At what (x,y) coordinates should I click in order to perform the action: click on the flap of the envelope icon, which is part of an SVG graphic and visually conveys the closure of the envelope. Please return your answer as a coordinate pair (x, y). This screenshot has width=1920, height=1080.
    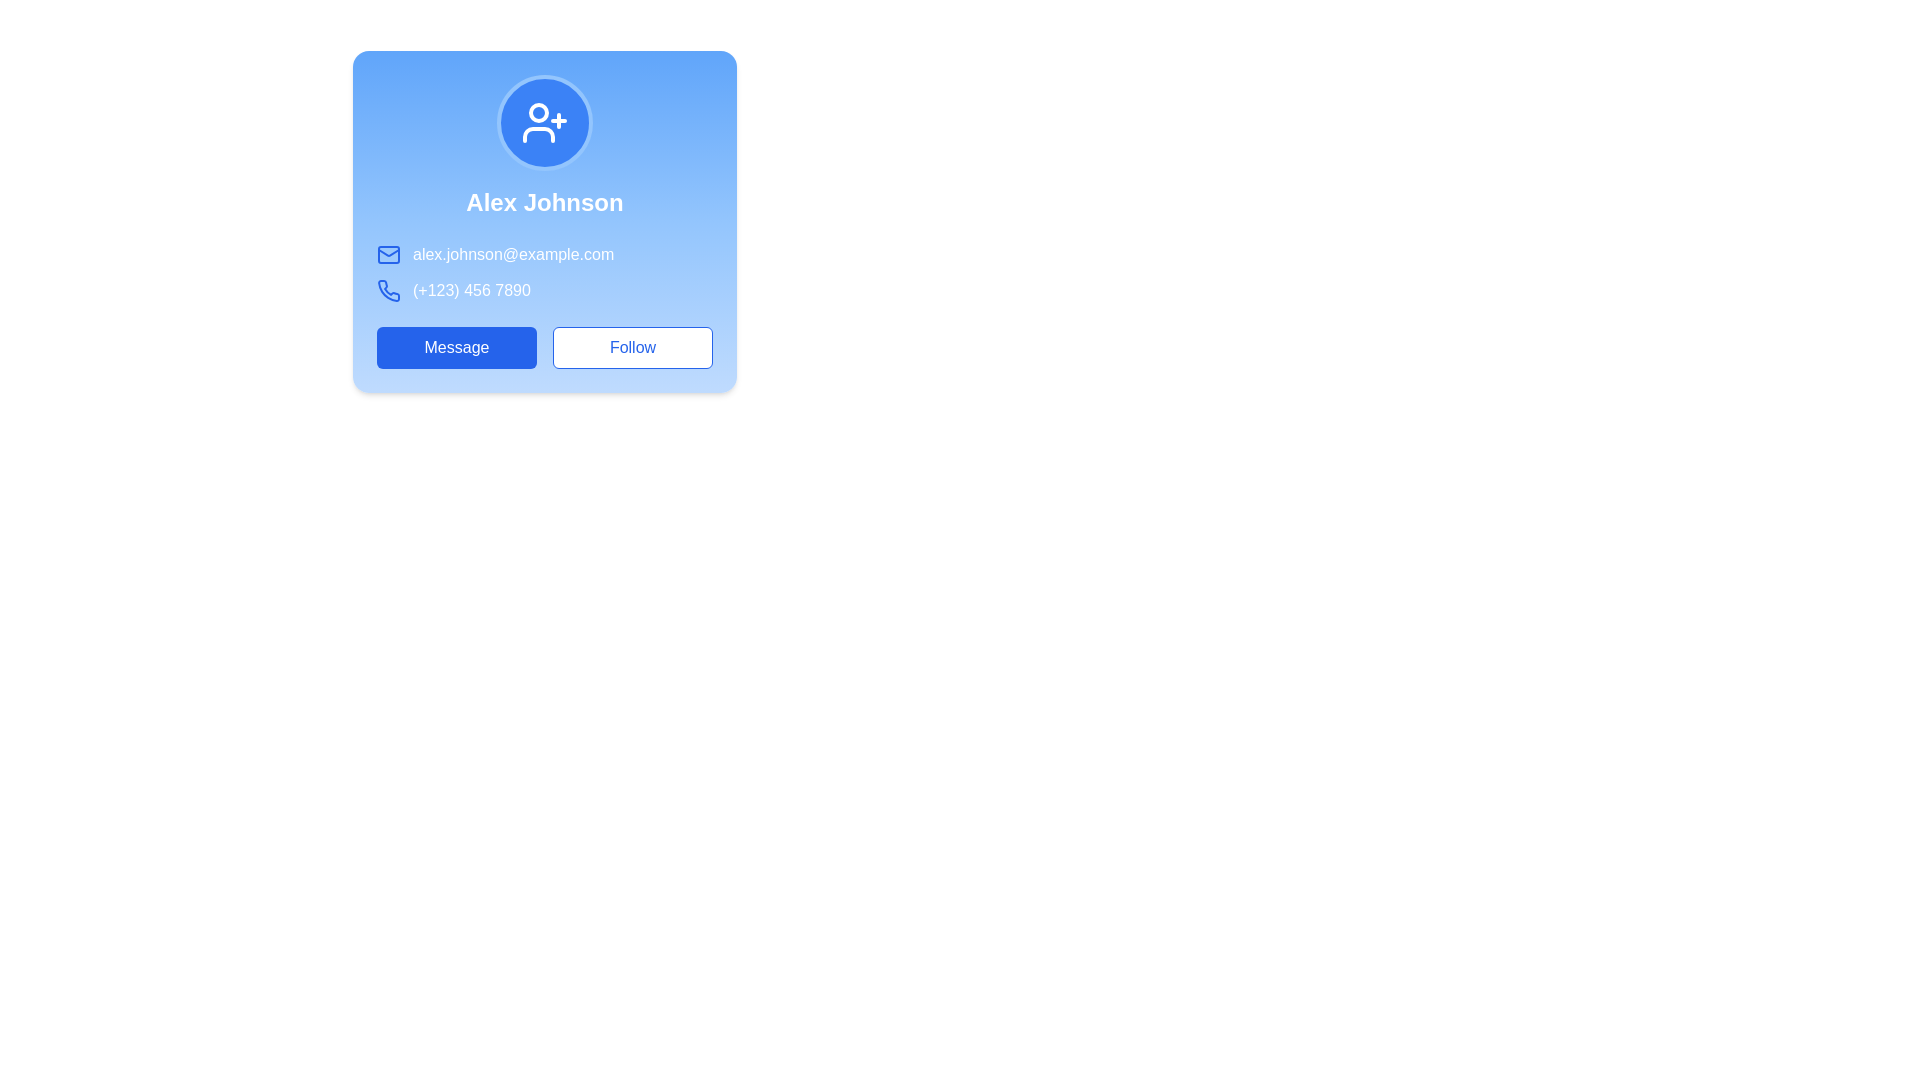
    Looking at the image, I should click on (388, 250).